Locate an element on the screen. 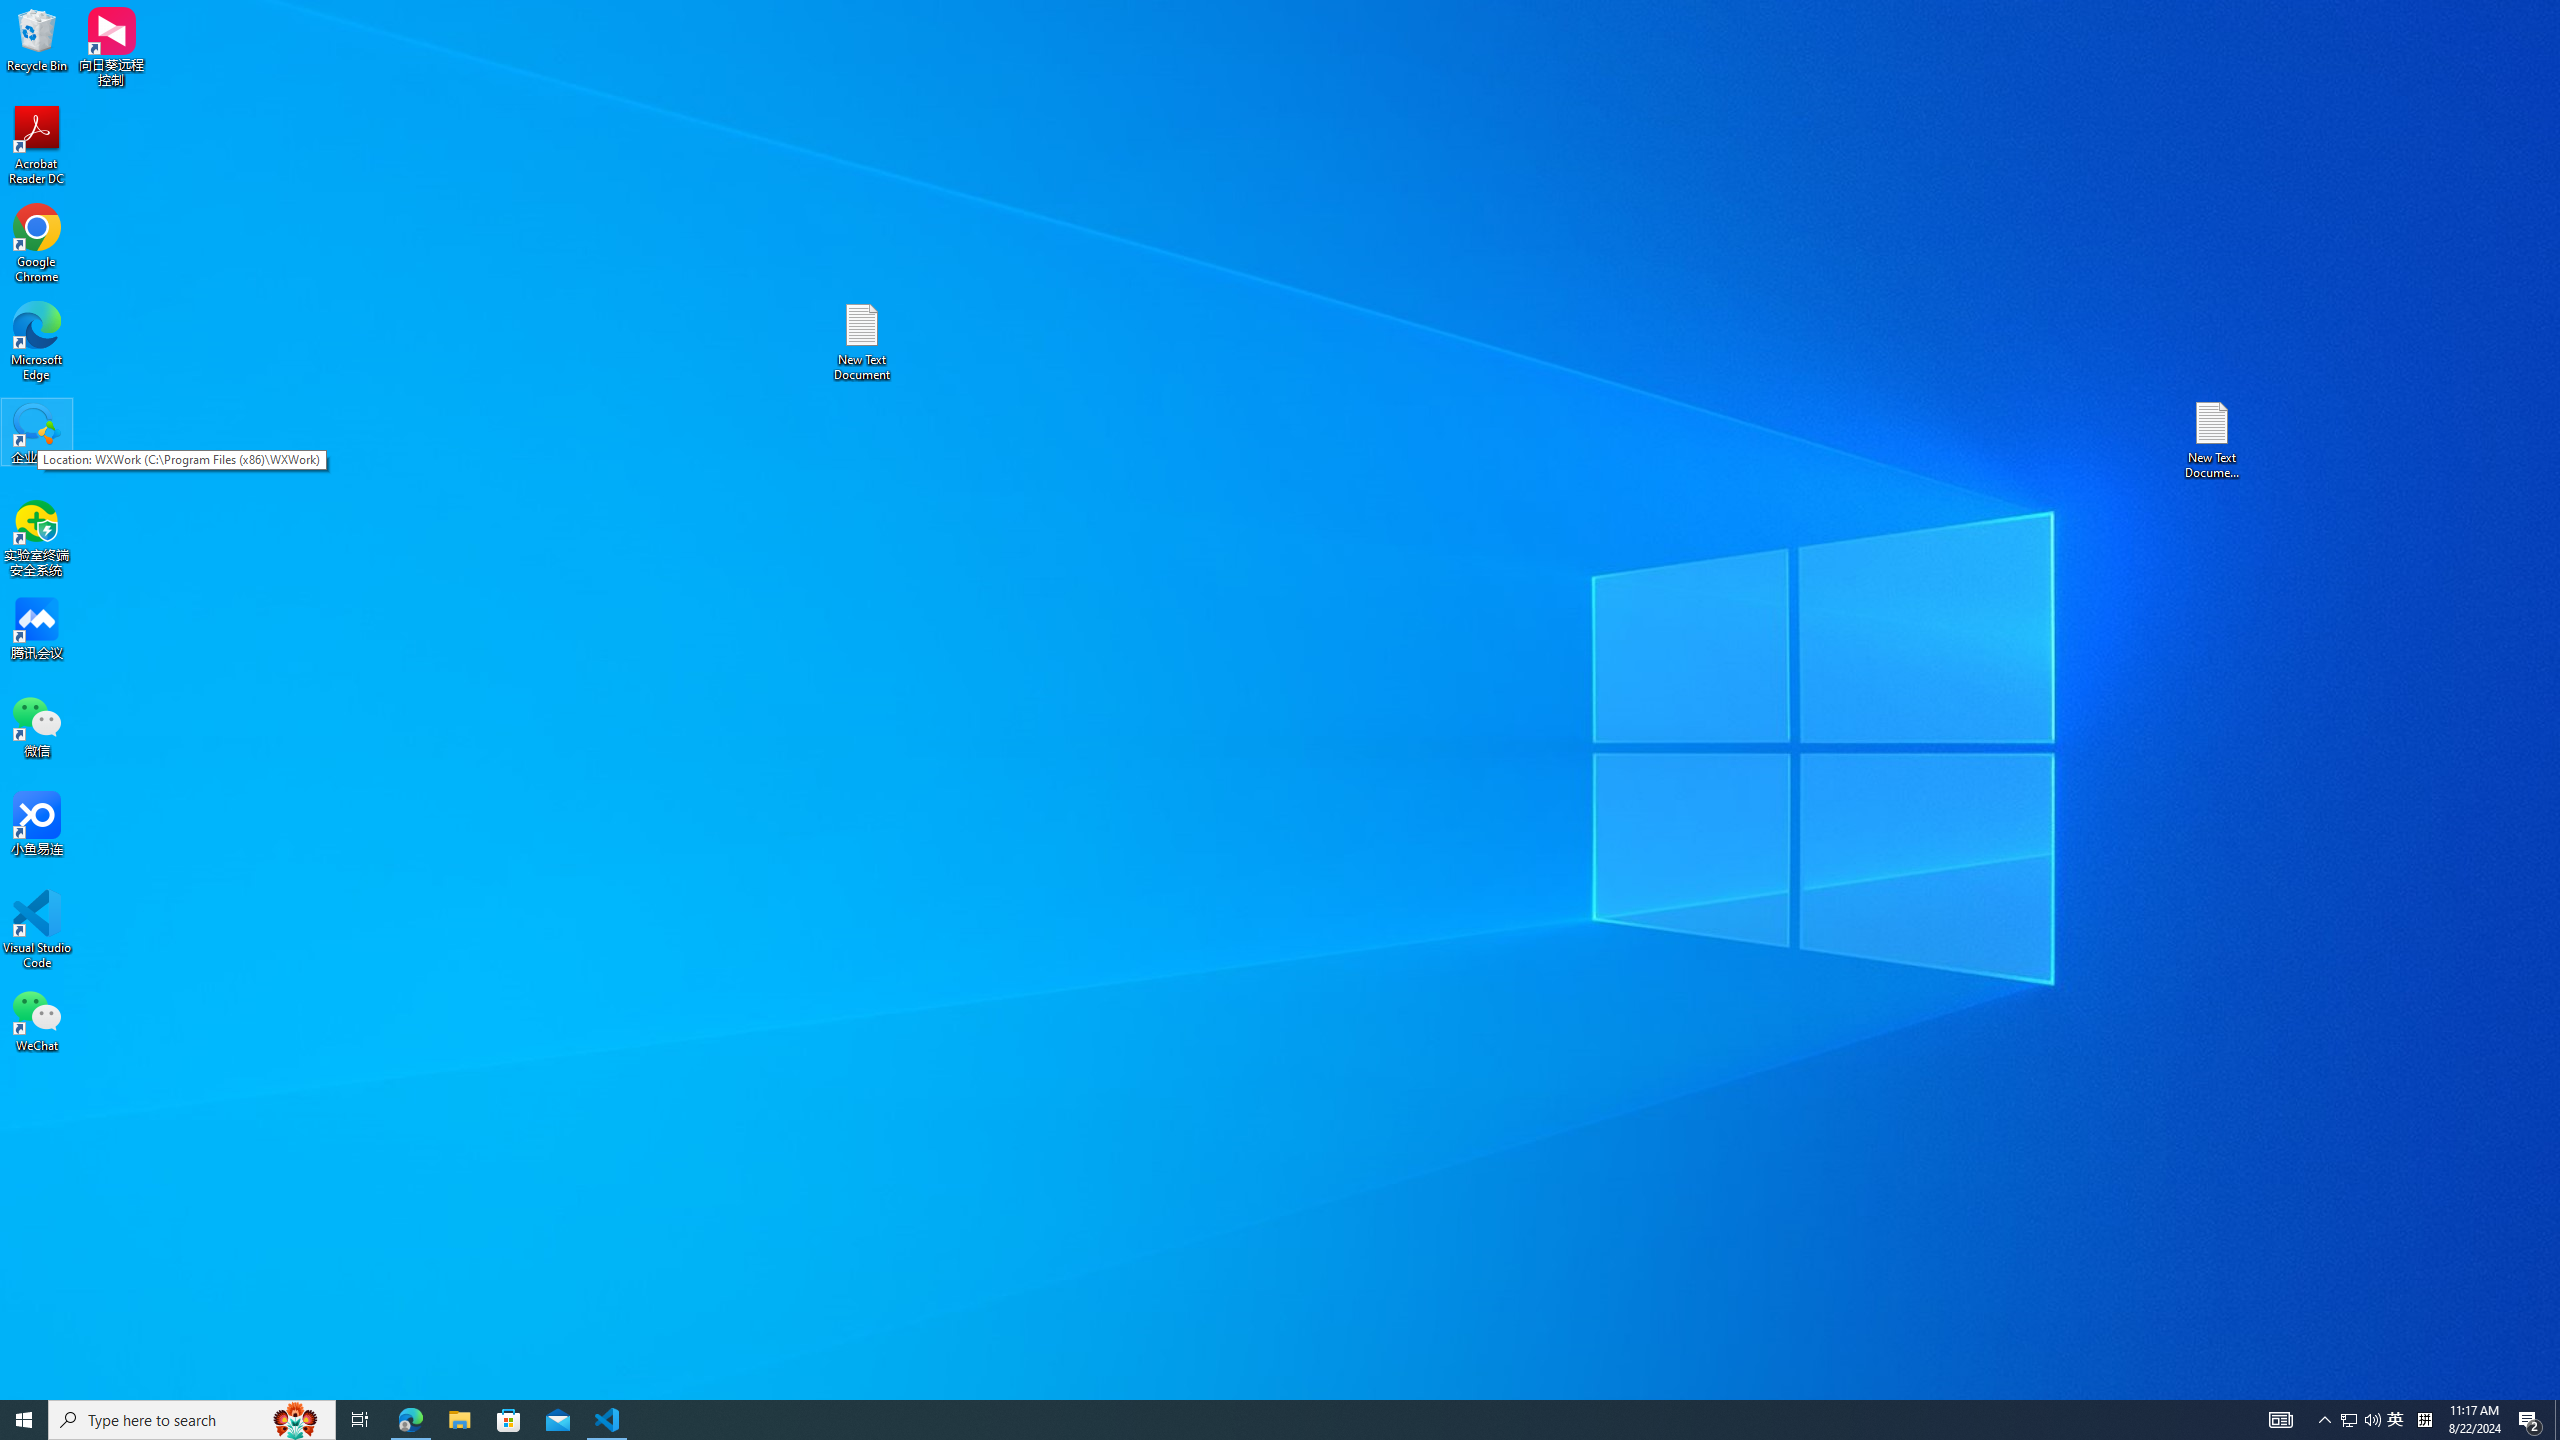  'Tray Input Indicator - Chinese (Simplified, China)' is located at coordinates (2424, 1418).